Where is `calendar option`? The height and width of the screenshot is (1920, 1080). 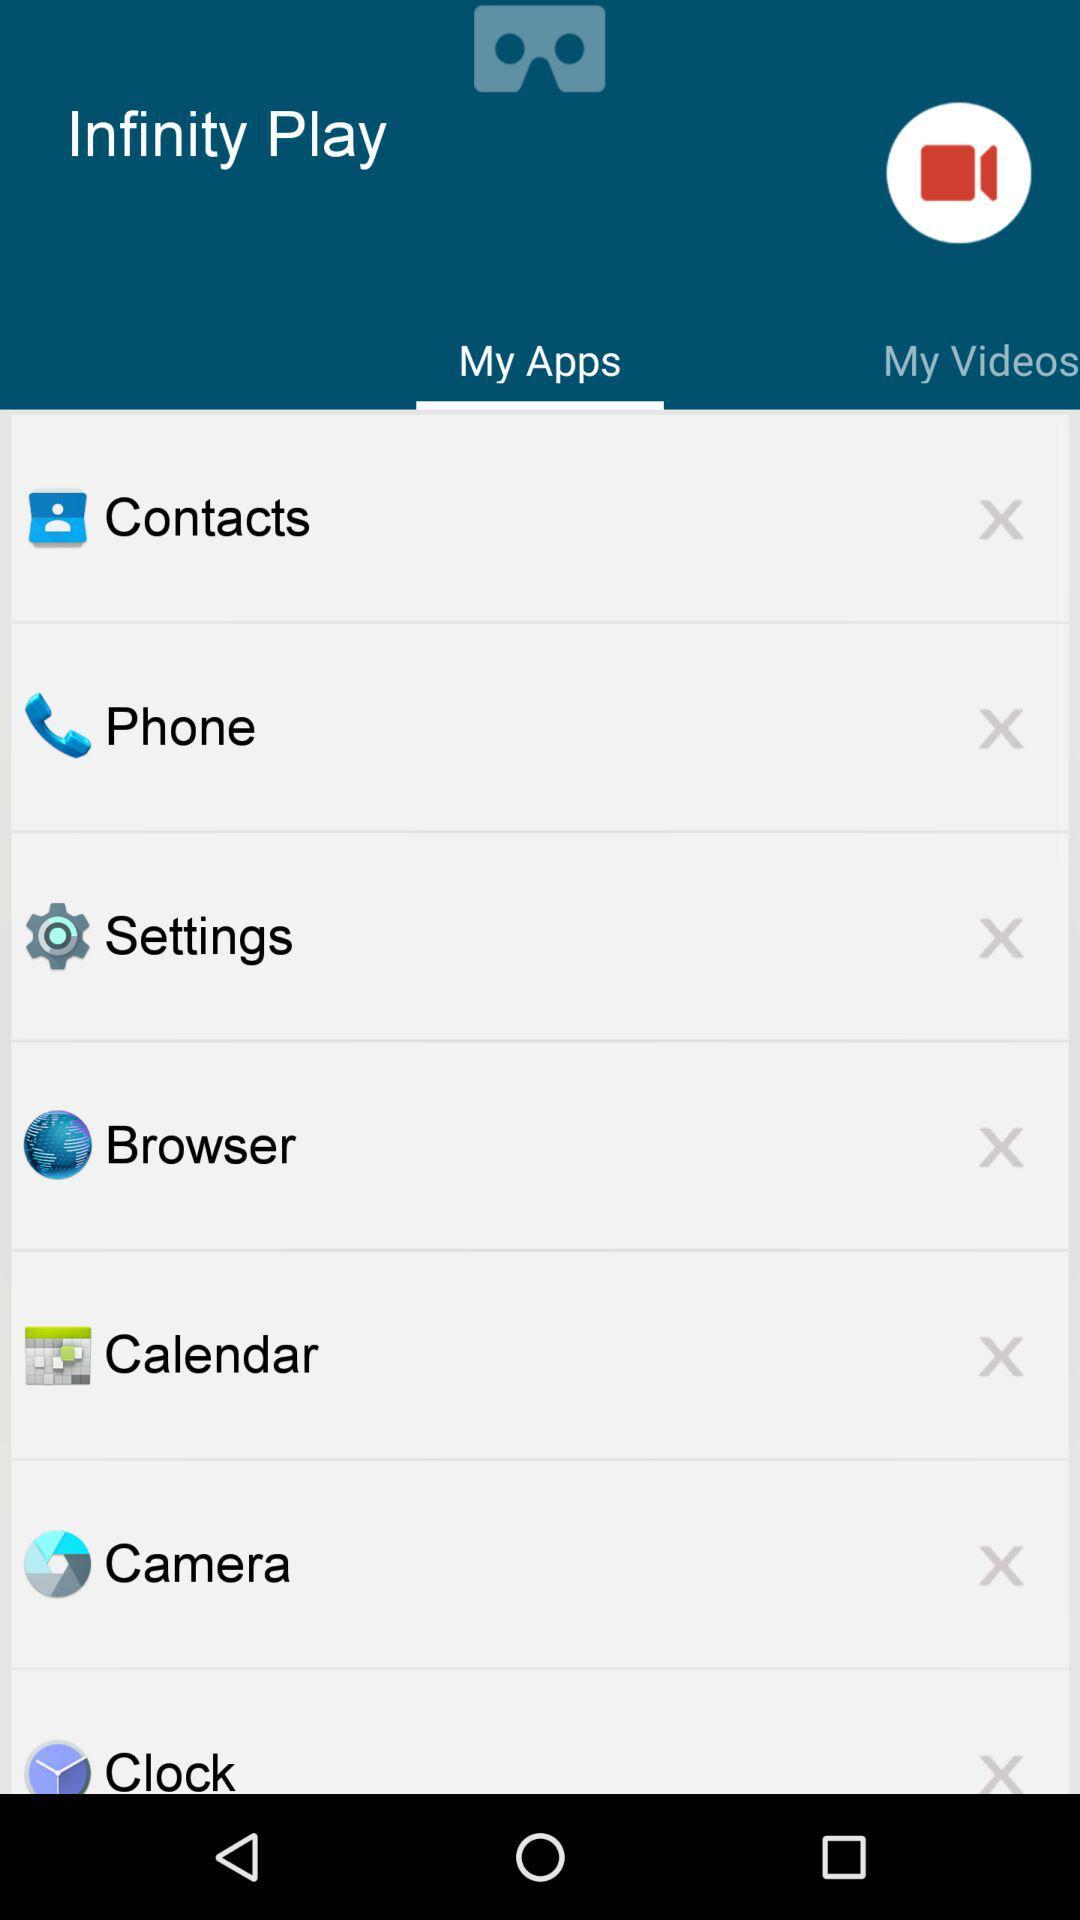 calendar option is located at coordinates (56, 1354).